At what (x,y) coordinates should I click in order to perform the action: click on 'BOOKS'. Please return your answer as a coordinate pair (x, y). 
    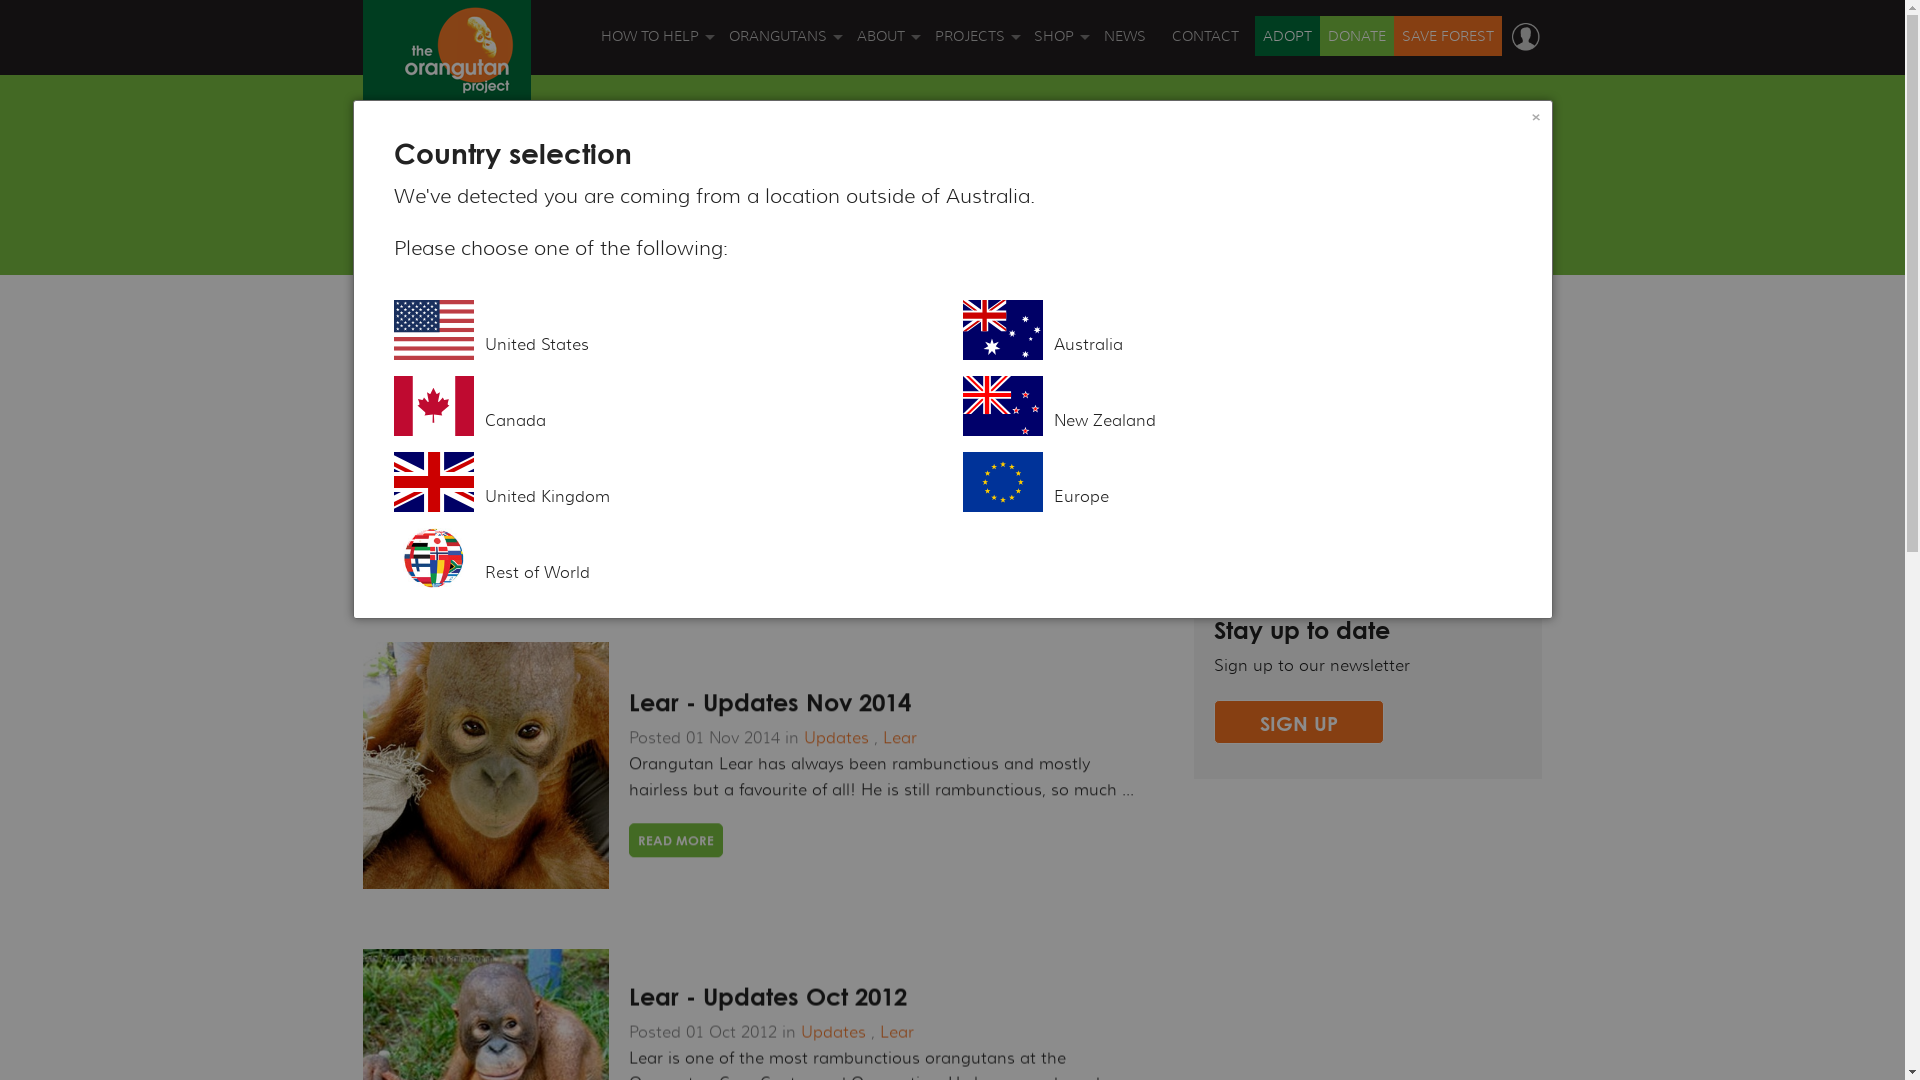
    Looking at the image, I should click on (1037, 200).